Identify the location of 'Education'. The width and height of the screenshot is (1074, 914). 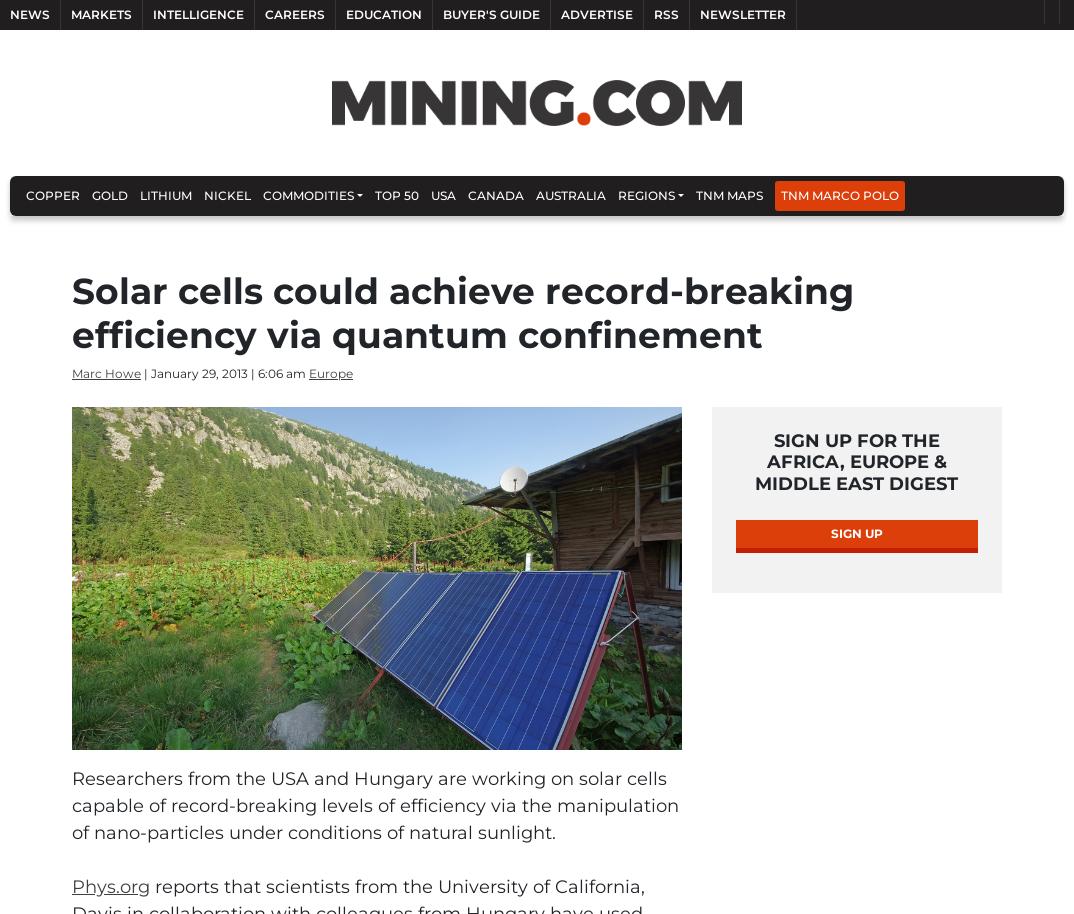
(383, 14).